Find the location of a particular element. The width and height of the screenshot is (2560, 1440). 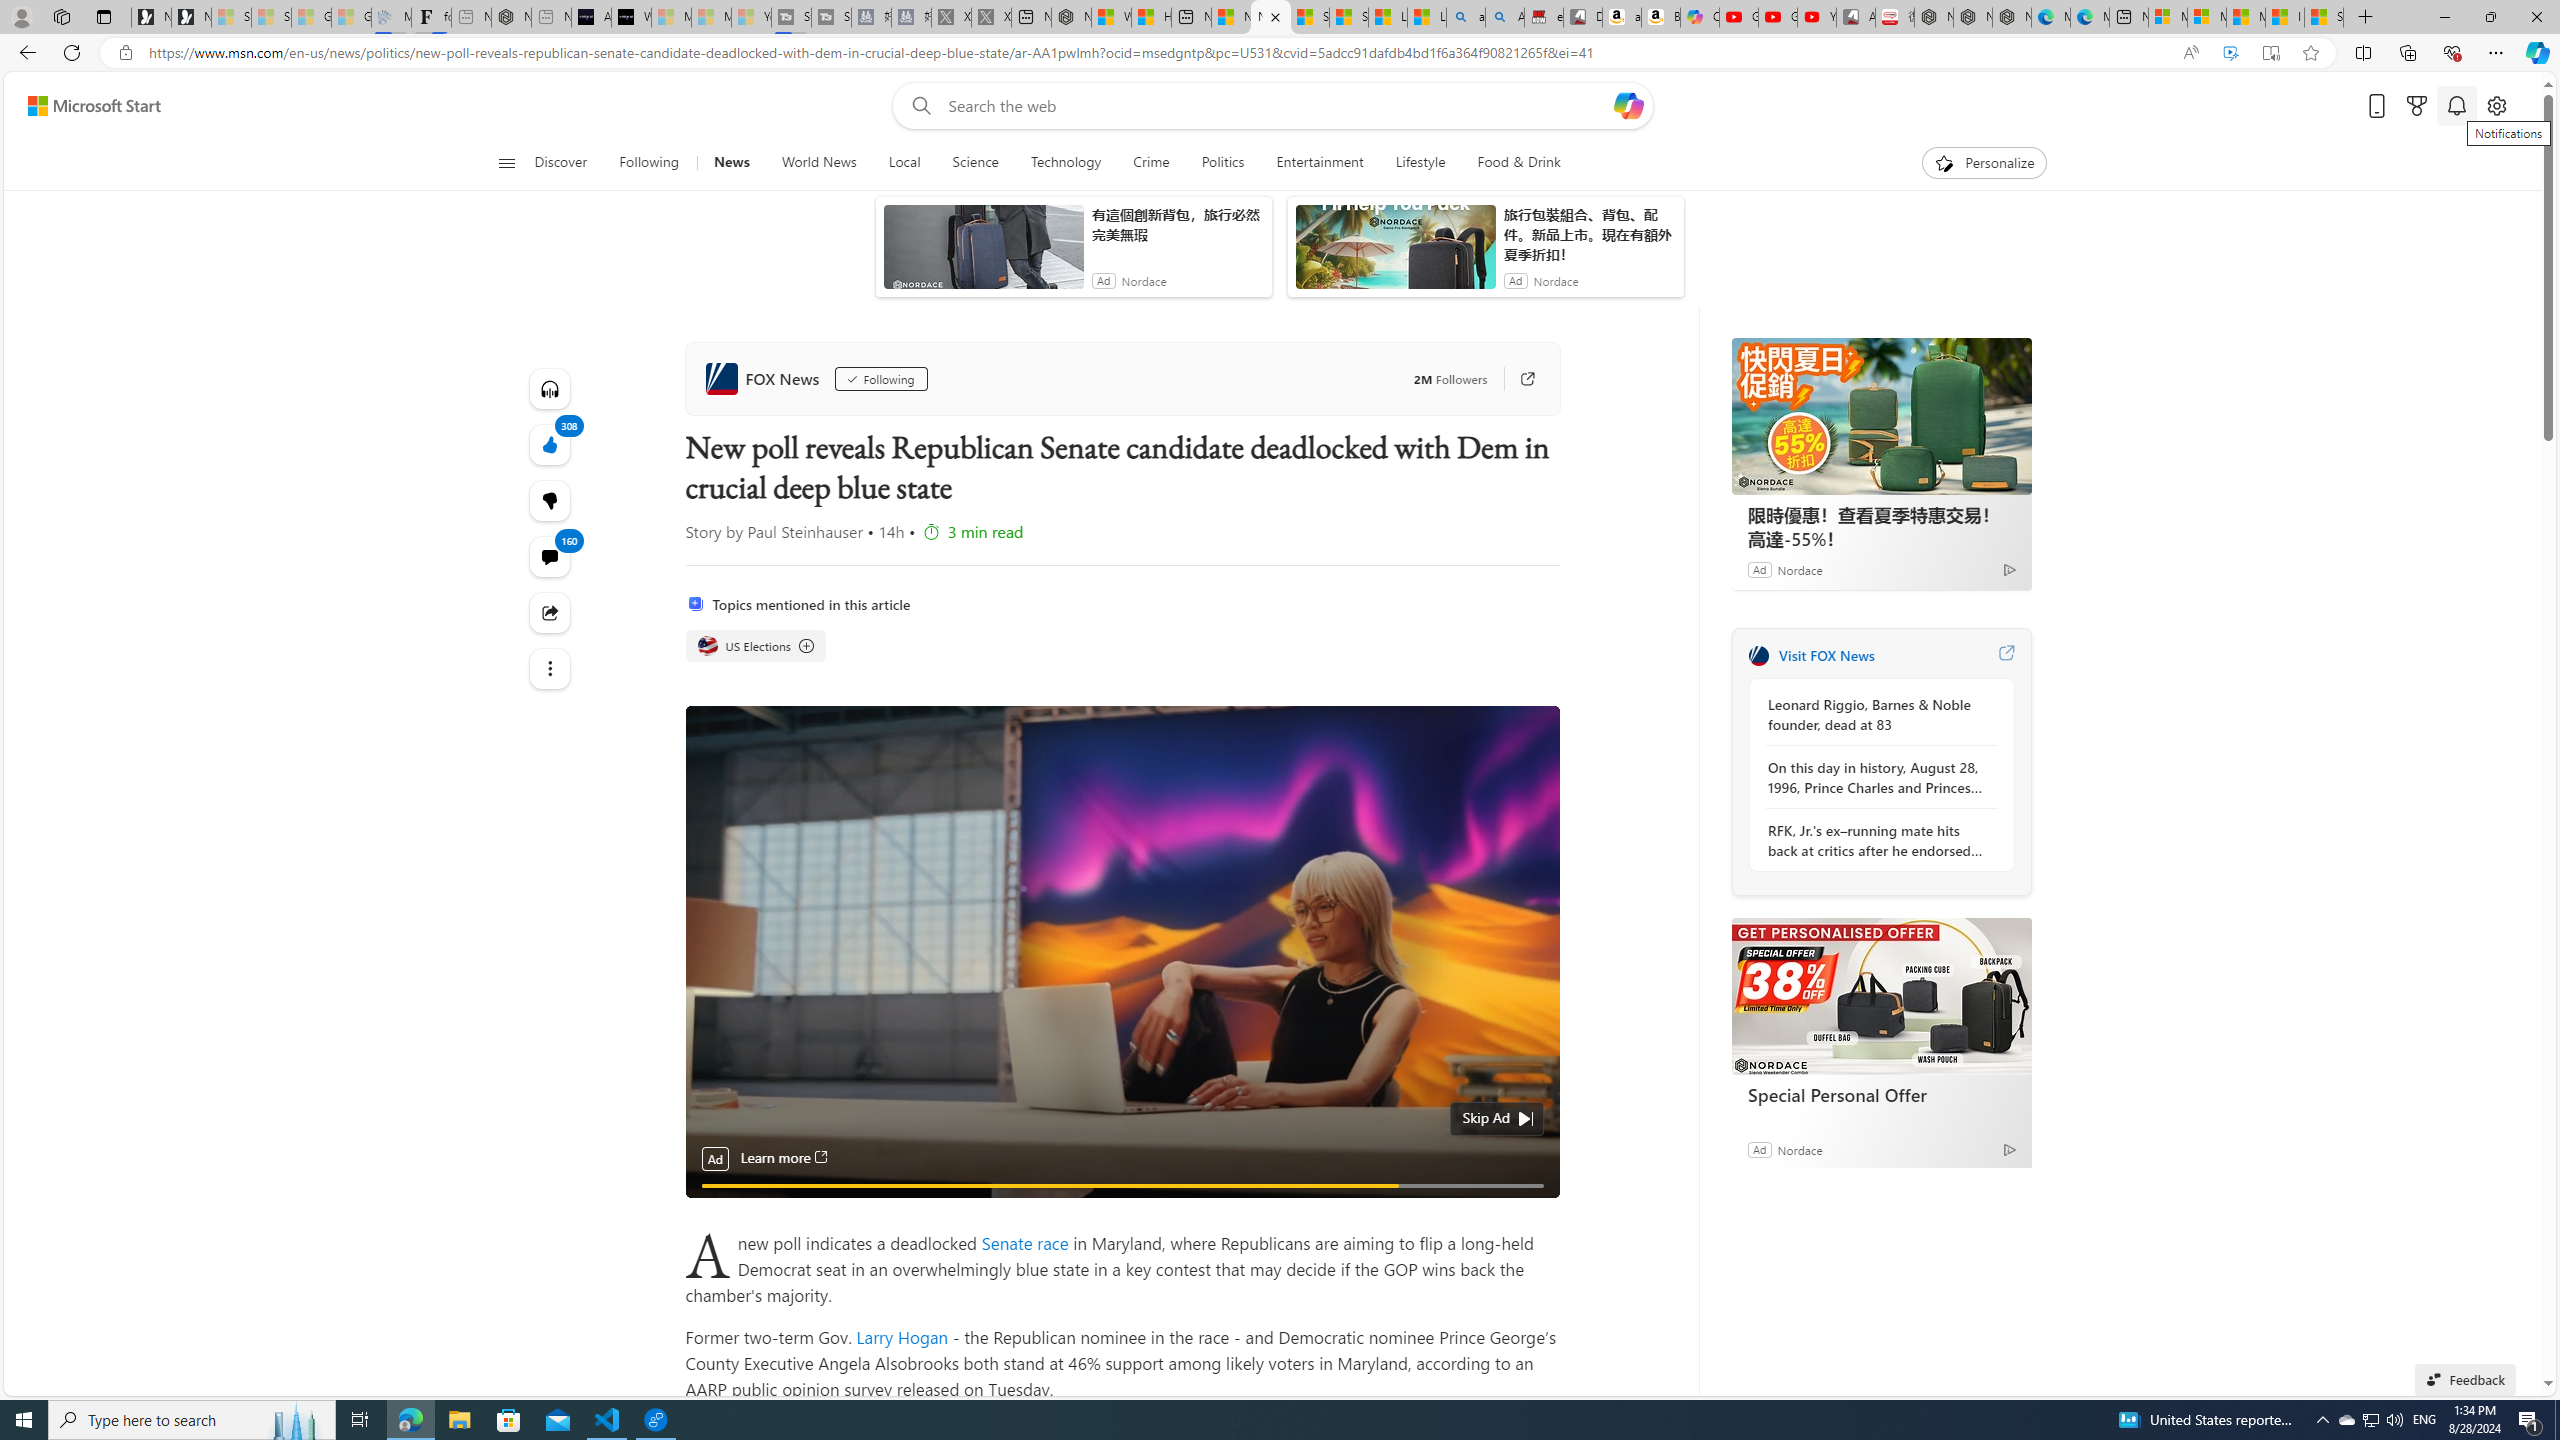

'Enter Immersive Reader (F9)' is located at coordinates (2270, 53).